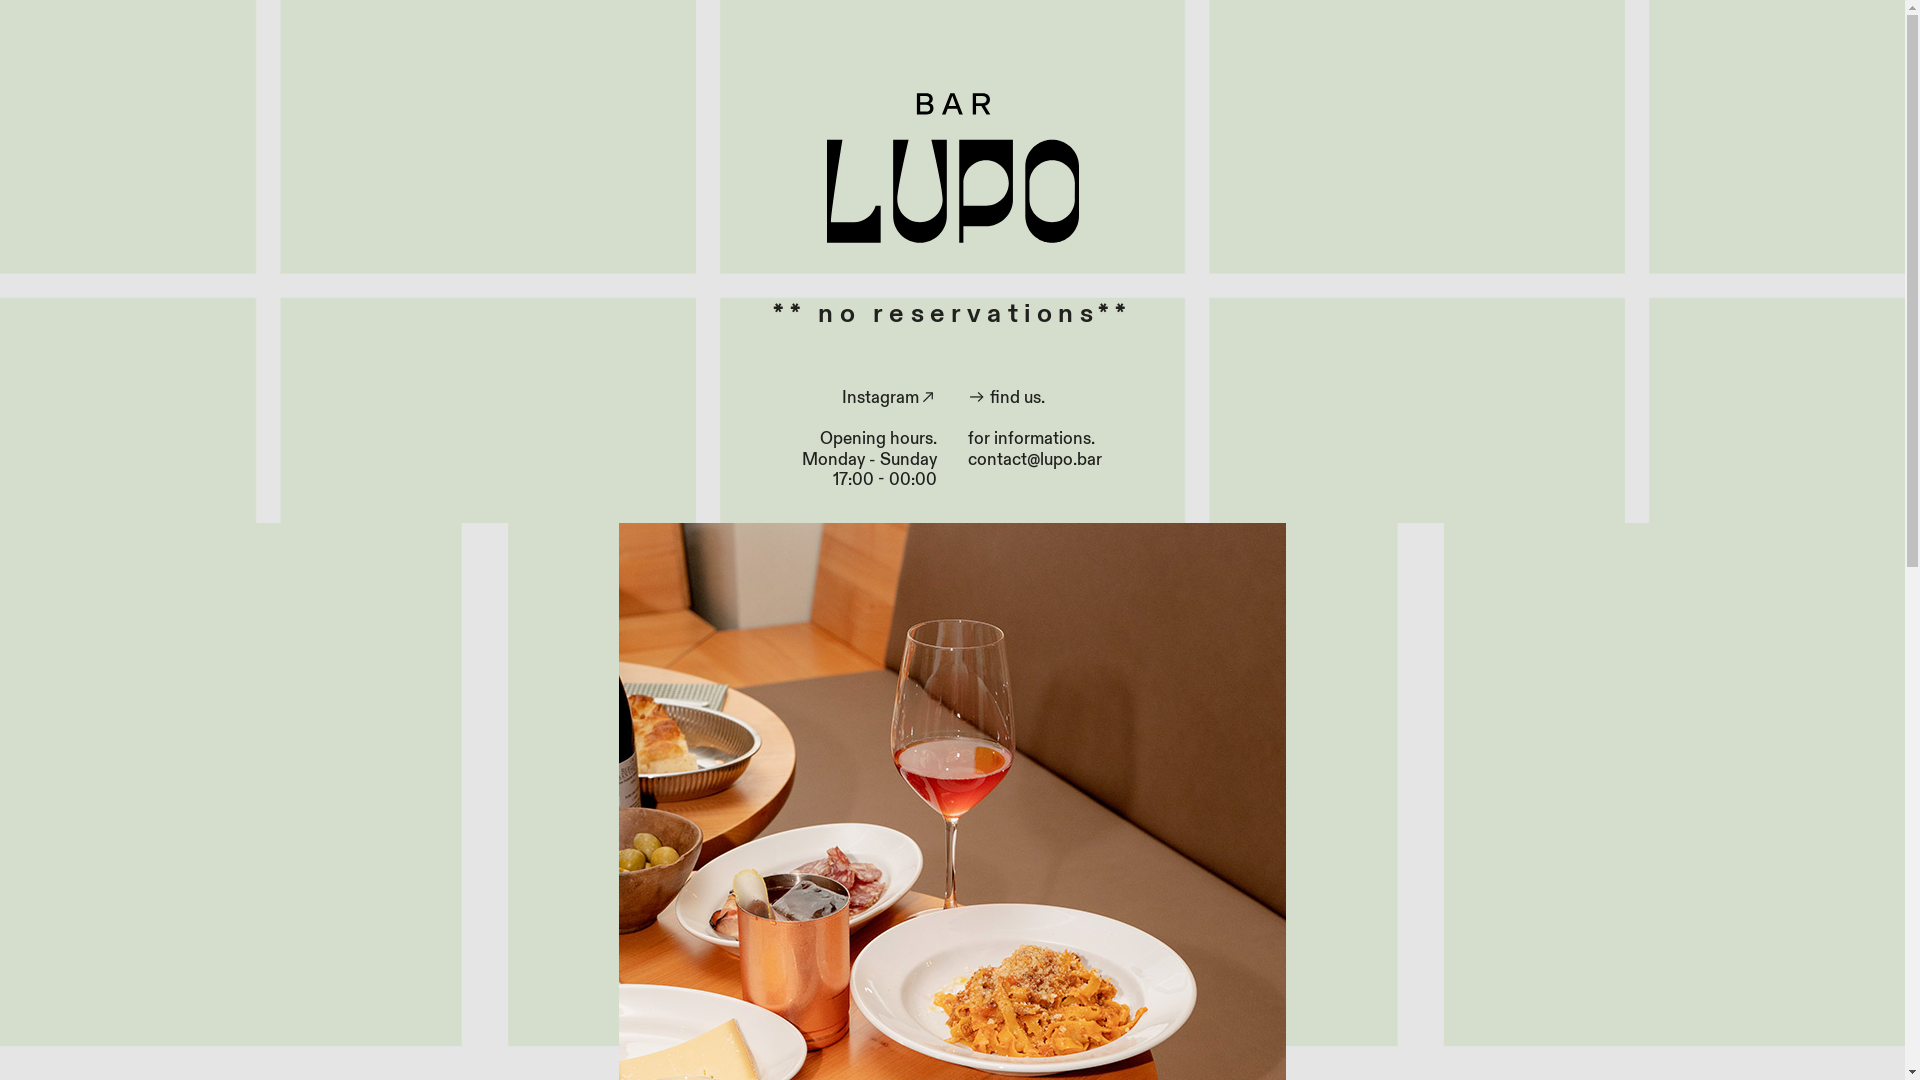 This screenshot has height=1080, width=1920. Describe the element at coordinates (1035, 459) in the screenshot. I see `'contact@lupo.bar'` at that location.